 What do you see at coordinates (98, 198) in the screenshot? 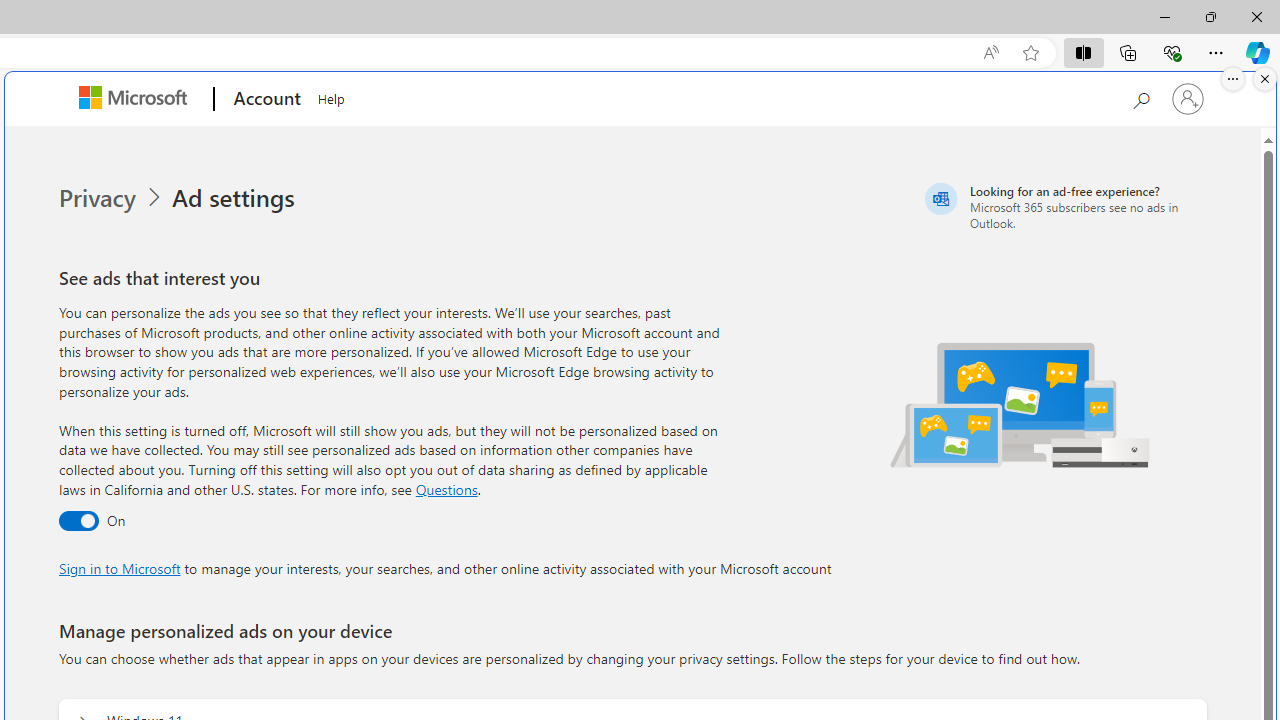
I see `'Privacy'` at bounding box center [98, 198].